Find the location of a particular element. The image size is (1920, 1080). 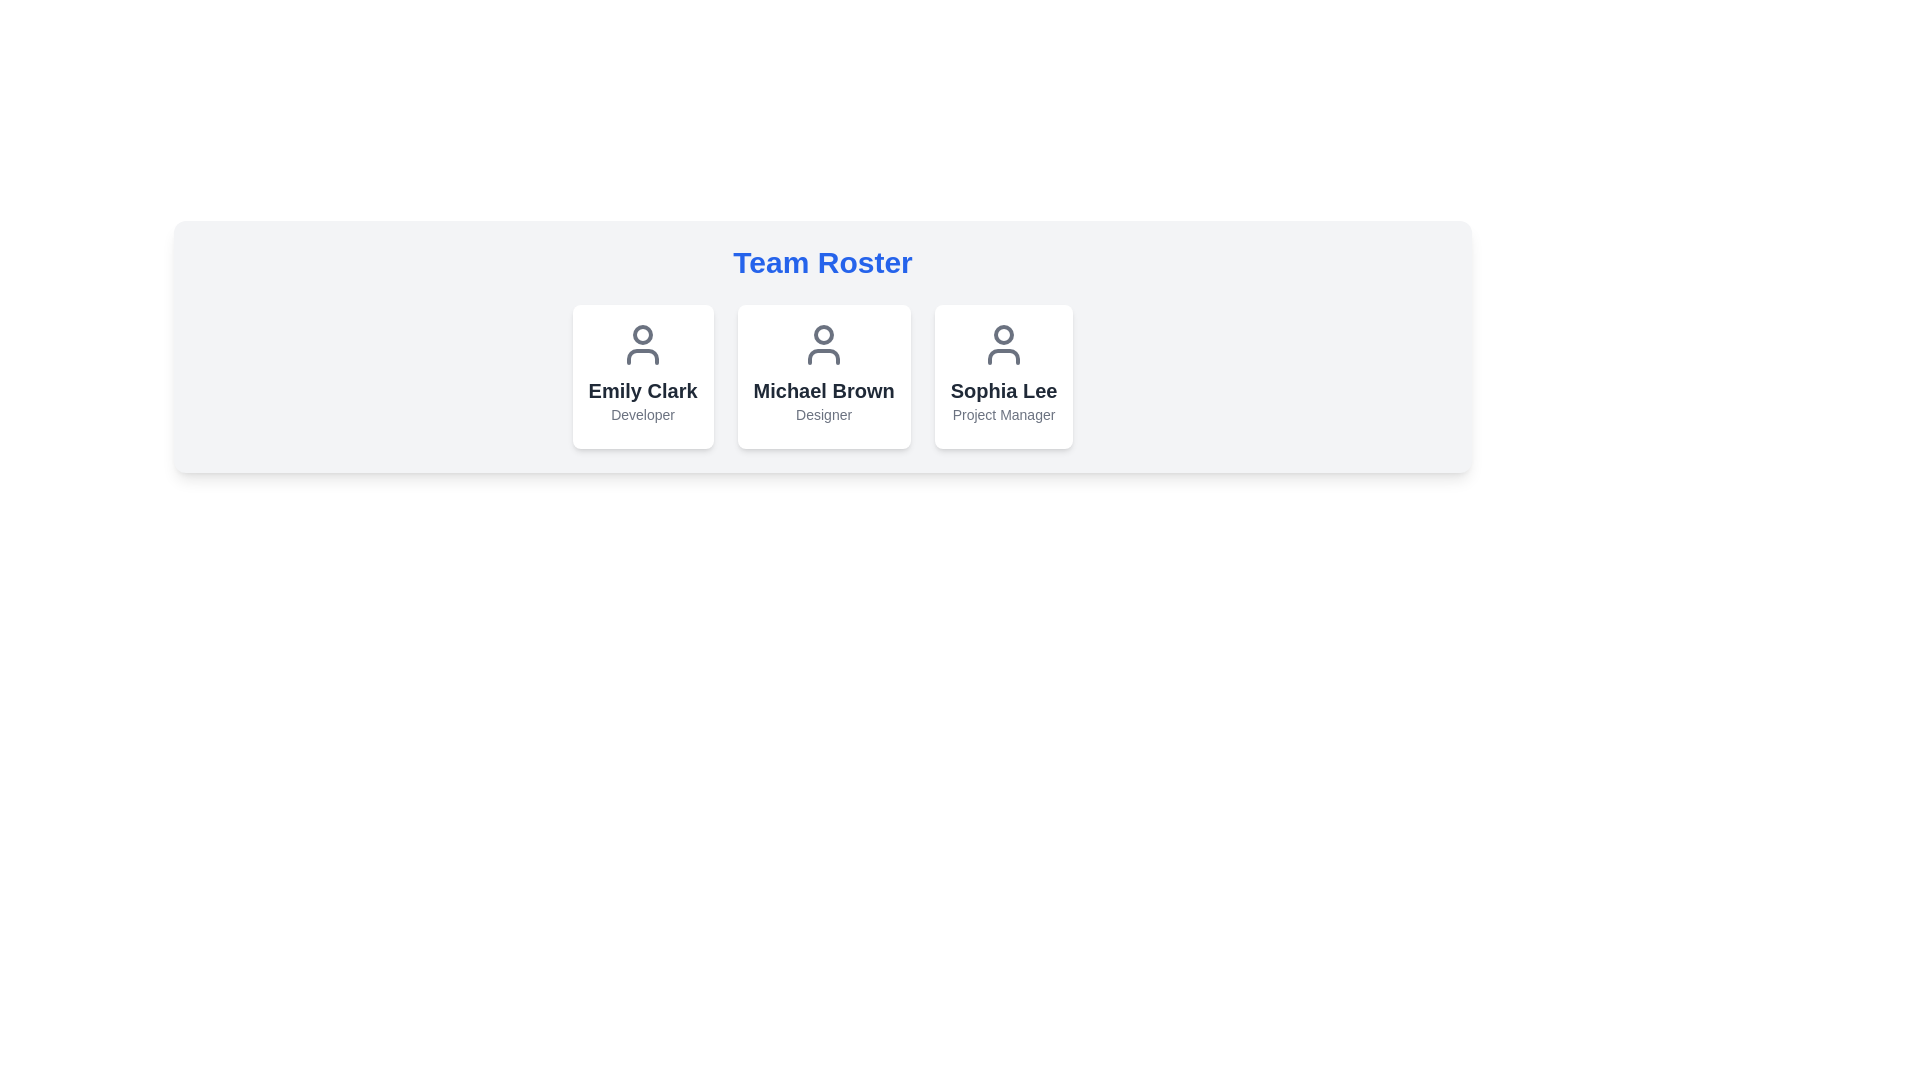

text label displaying 'Developer', which is styled in a small gray font and located below the name 'Emily Clark' within the card interface is located at coordinates (643, 414).